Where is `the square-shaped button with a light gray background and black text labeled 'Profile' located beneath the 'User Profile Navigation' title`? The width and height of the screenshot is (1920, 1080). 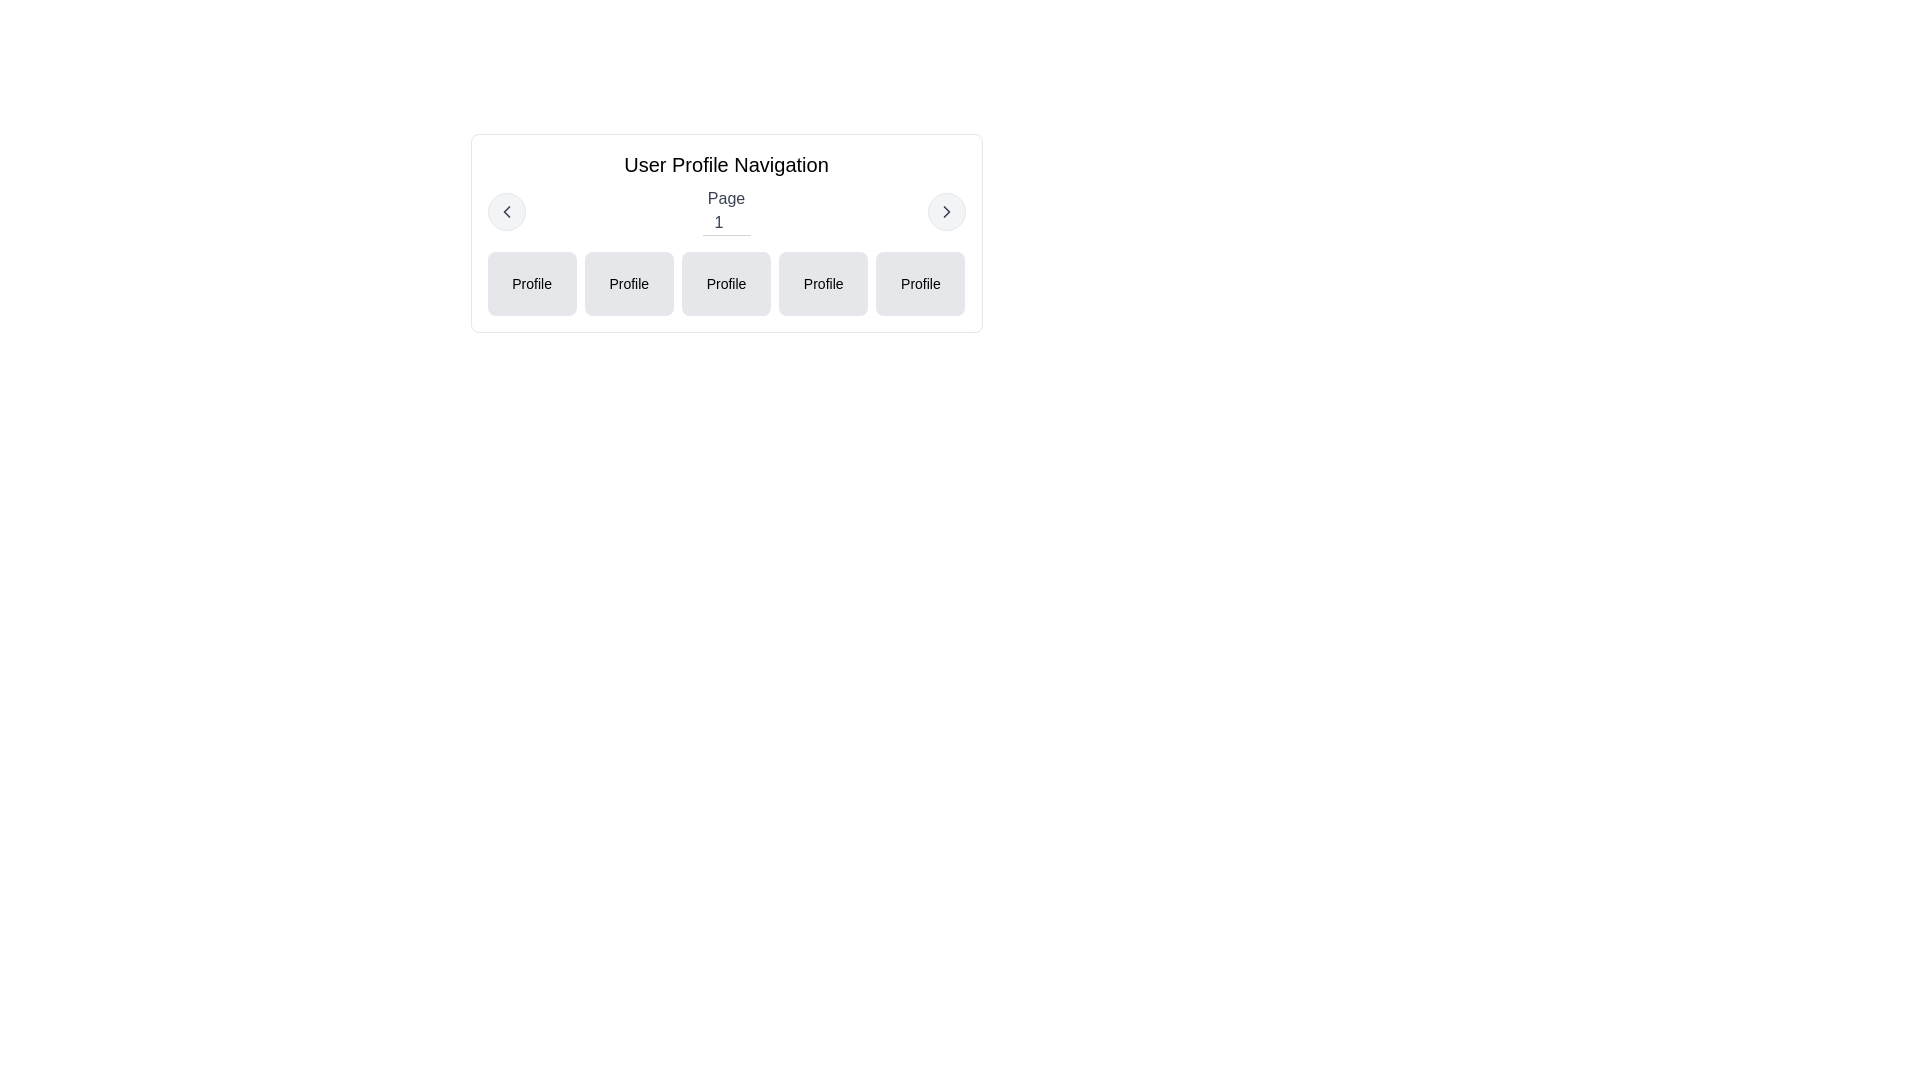 the square-shaped button with a light gray background and black text labeled 'Profile' located beneath the 'User Profile Navigation' title is located at coordinates (627, 284).